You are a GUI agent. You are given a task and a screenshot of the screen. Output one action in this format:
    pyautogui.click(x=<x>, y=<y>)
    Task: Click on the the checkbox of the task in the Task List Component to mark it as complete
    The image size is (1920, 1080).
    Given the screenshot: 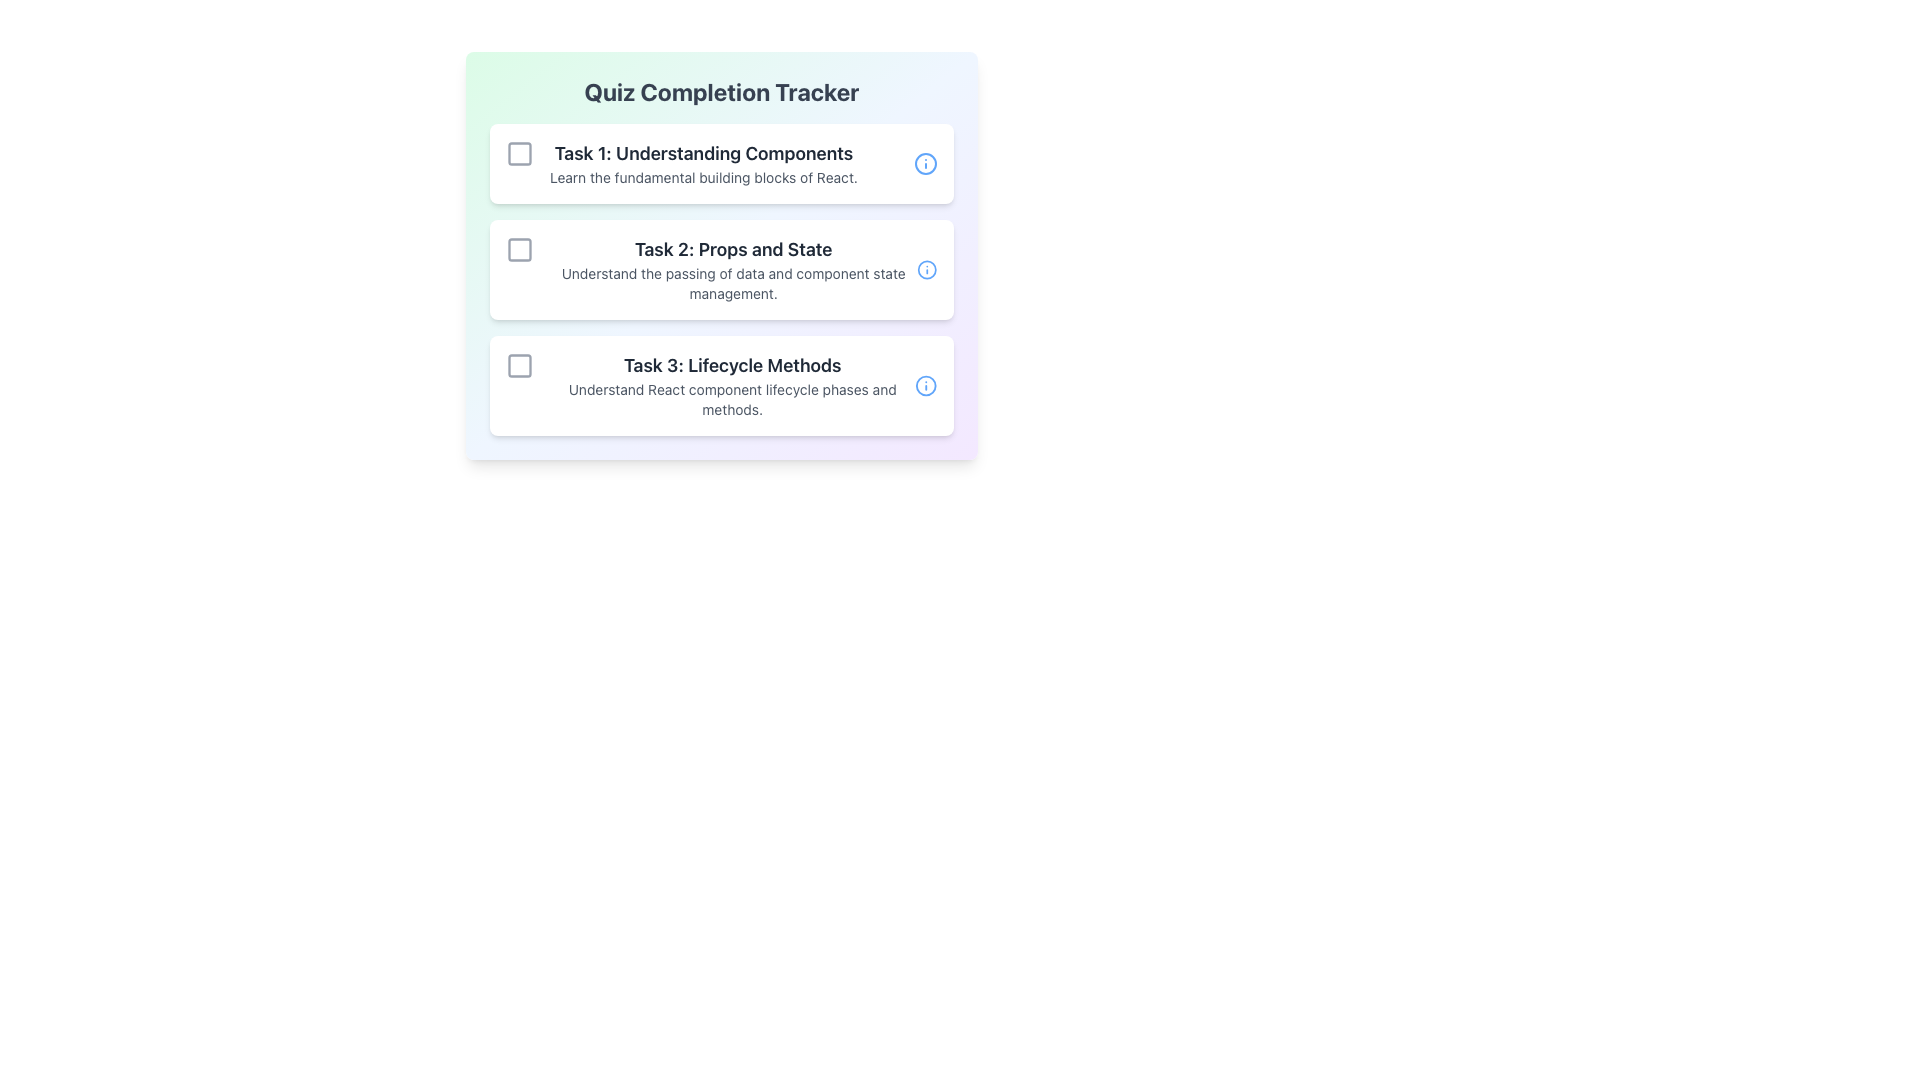 What is the action you would take?
    pyautogui.click(x=720, y=280)
    